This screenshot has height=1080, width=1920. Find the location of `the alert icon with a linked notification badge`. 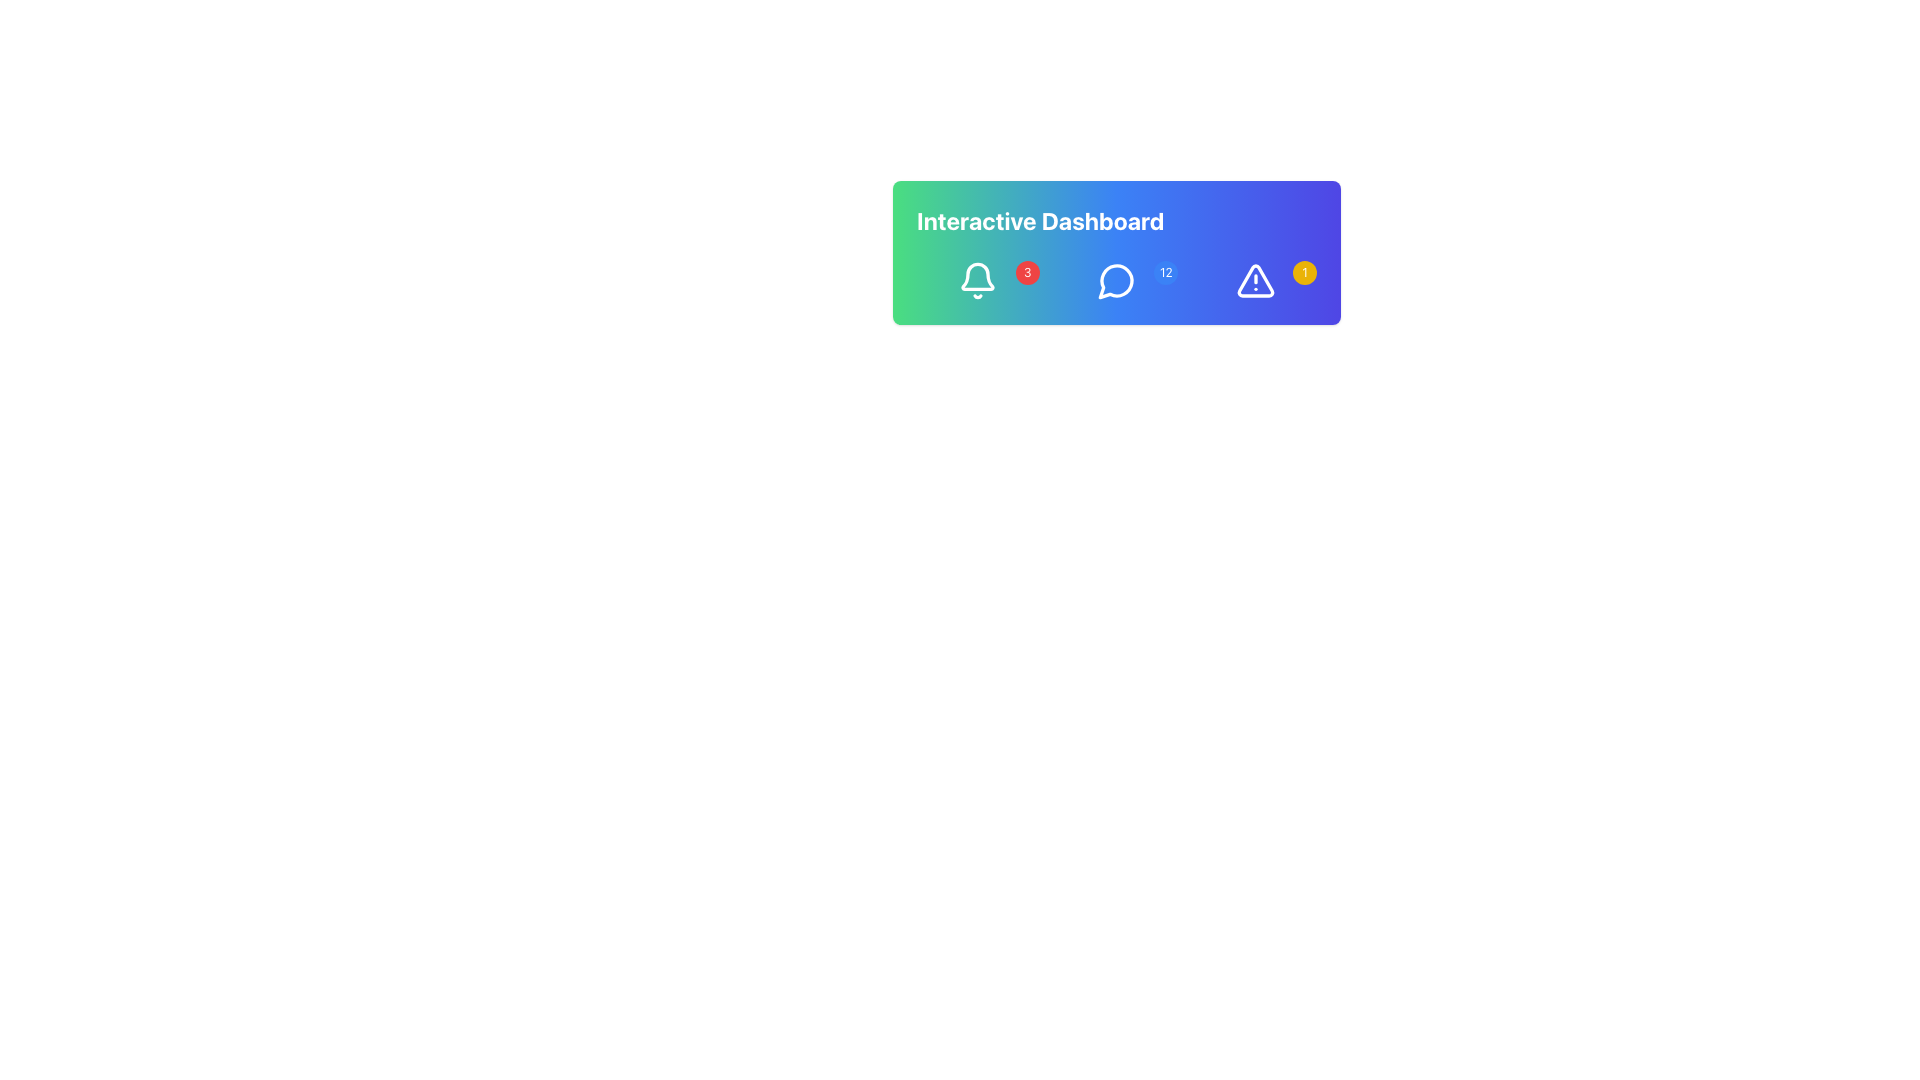

the alert icon with a linked notification badge is located at coordinates (1254, 281).